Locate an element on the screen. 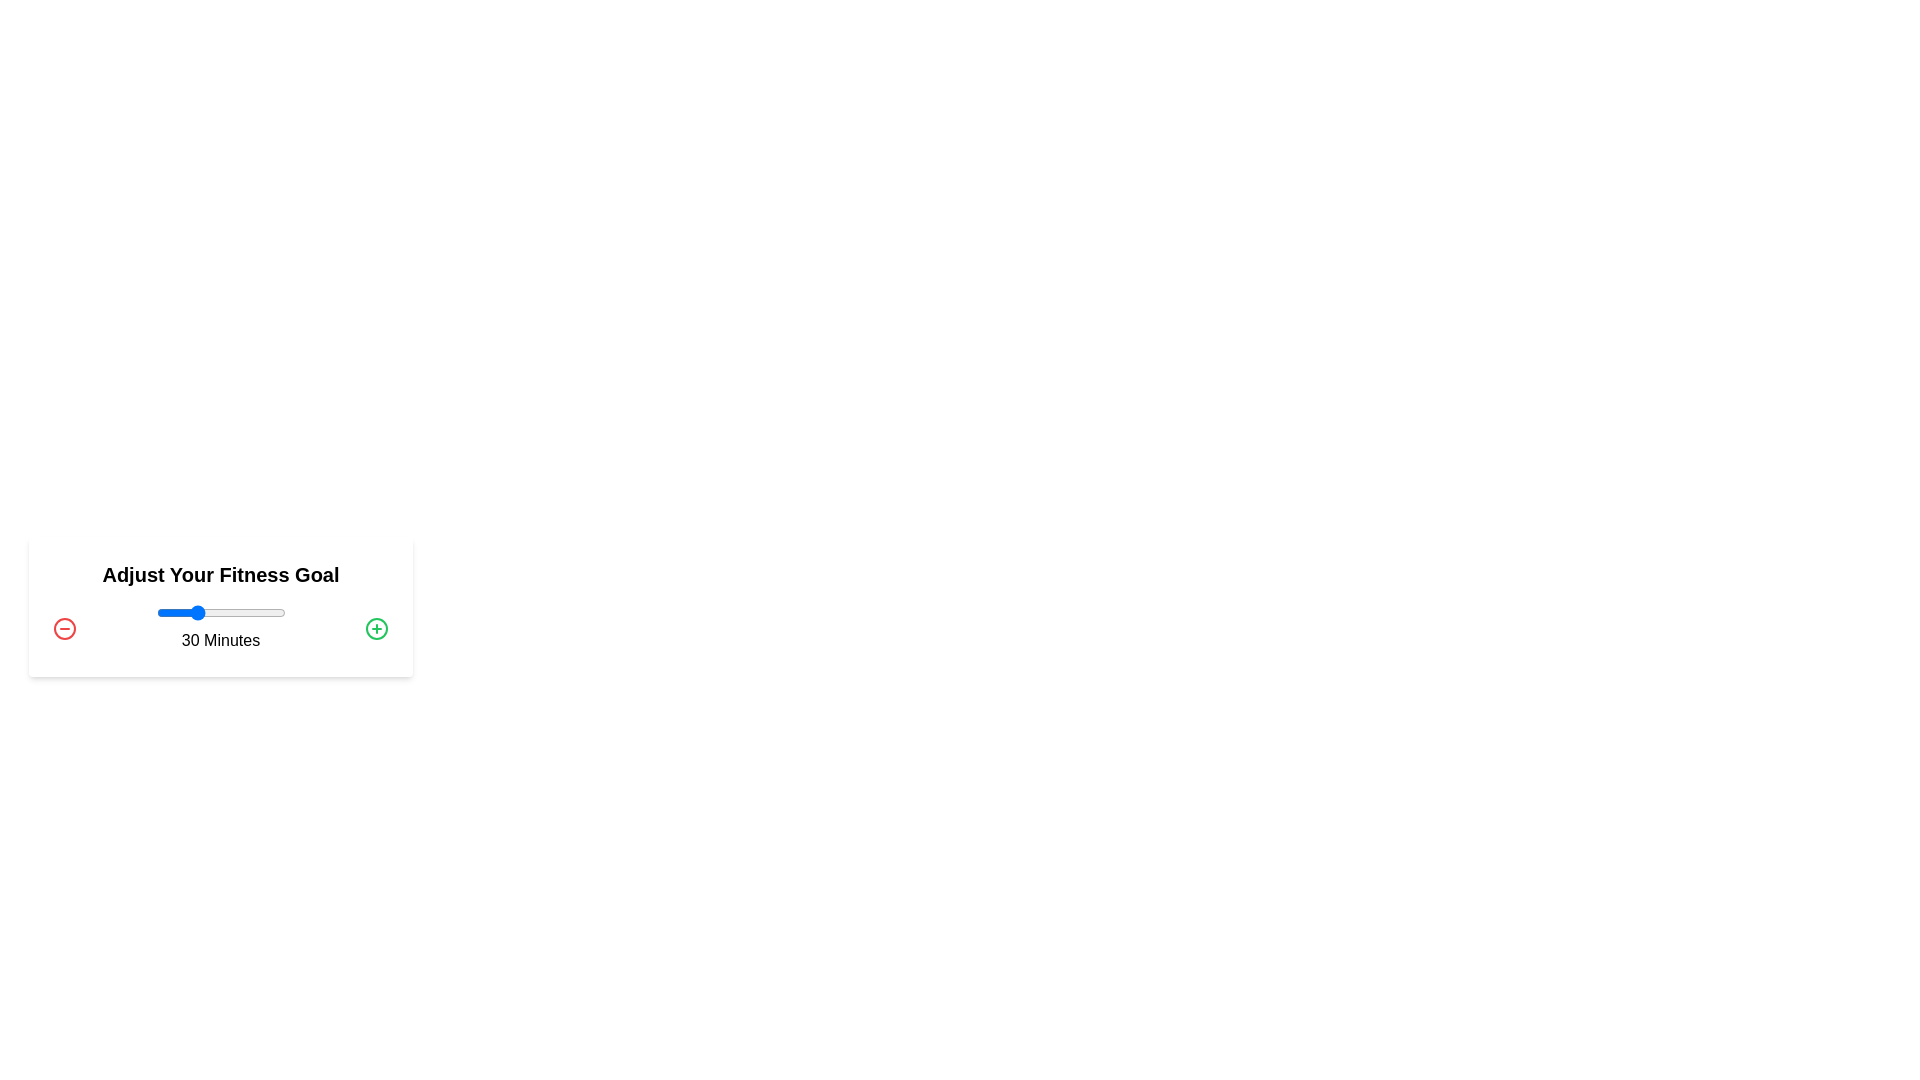 This screenshot has height=1080, width=1920. the blue slider thumb of the slider control labeled '30 Minutes' to move it is located at coordinates (220, 627).